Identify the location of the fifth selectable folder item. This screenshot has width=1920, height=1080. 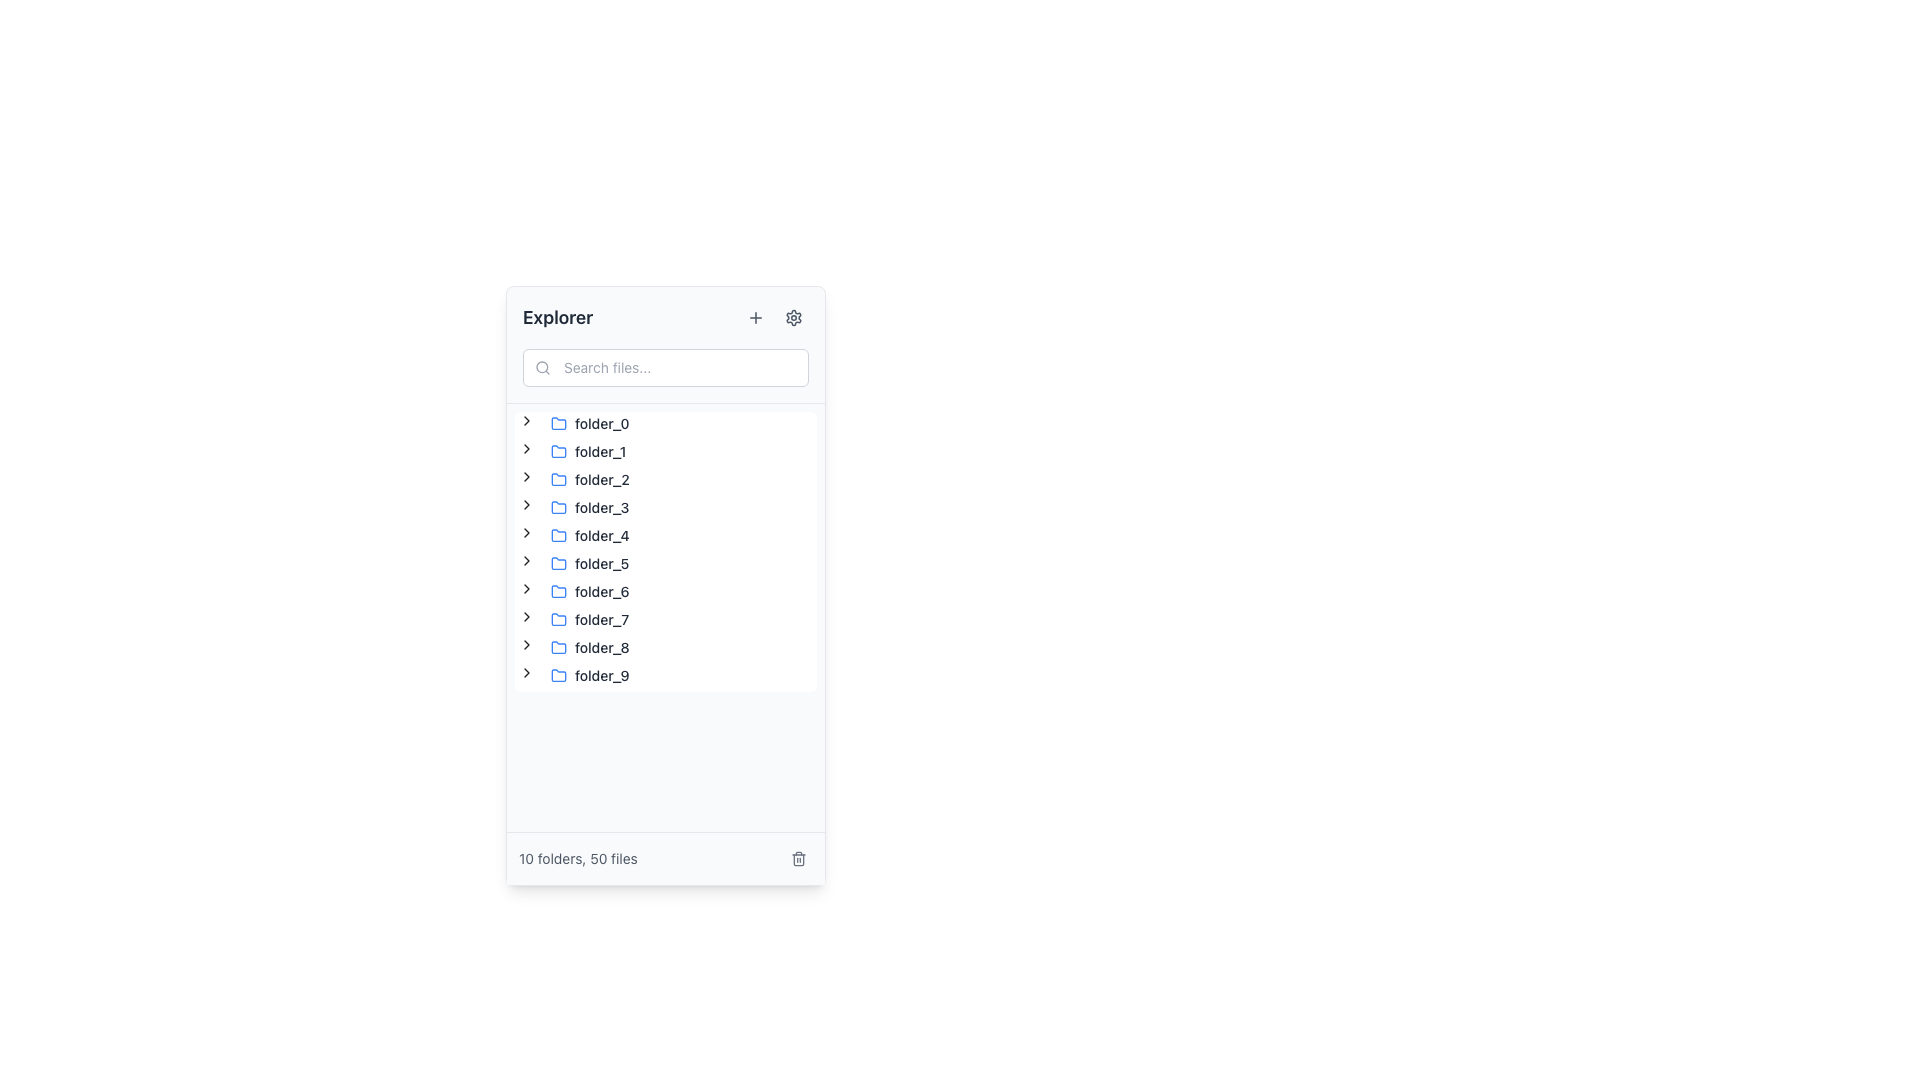
(589, 535).